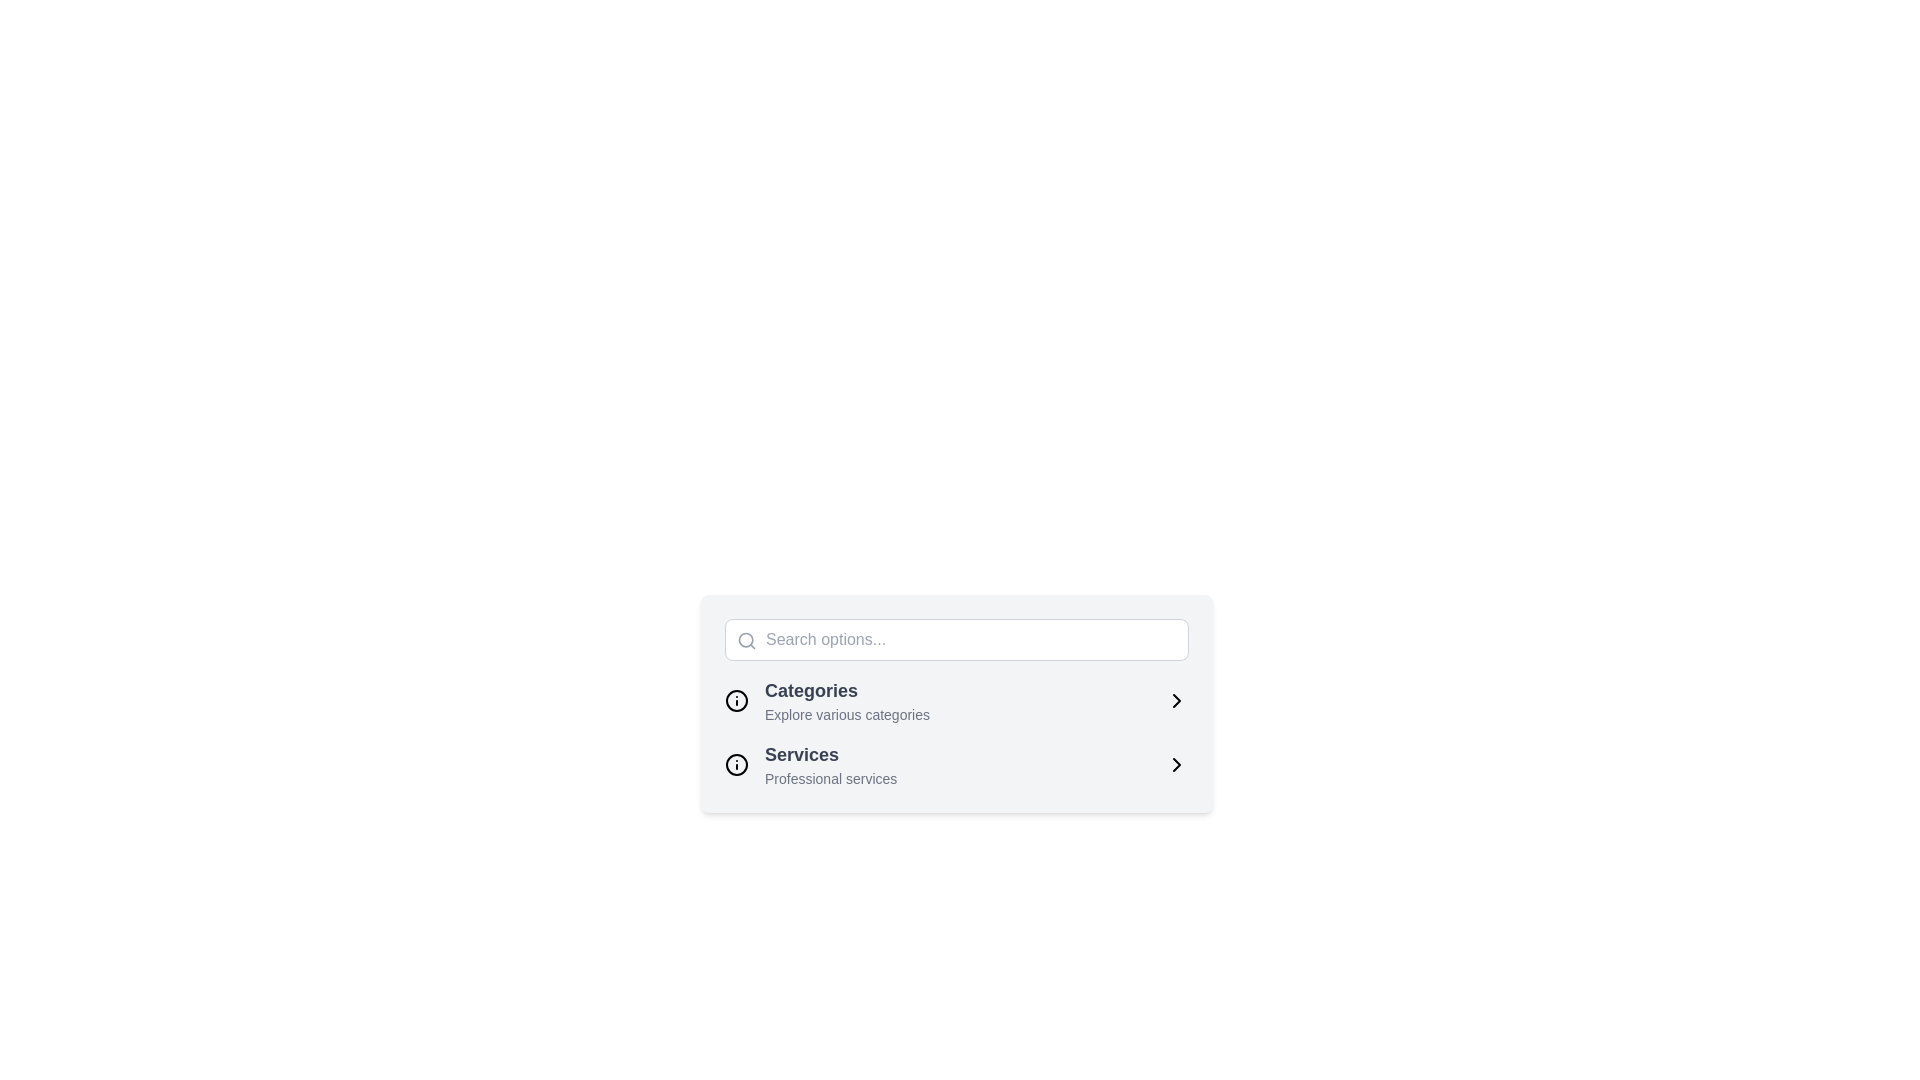  What do you see at coordinates (736, 700) in the screenshot?
I see `the information icon, which is a monochrome circle with a lowercase 'i' in the center, located to the left of the 'Categories' heading` at bounding box center [736, 700].